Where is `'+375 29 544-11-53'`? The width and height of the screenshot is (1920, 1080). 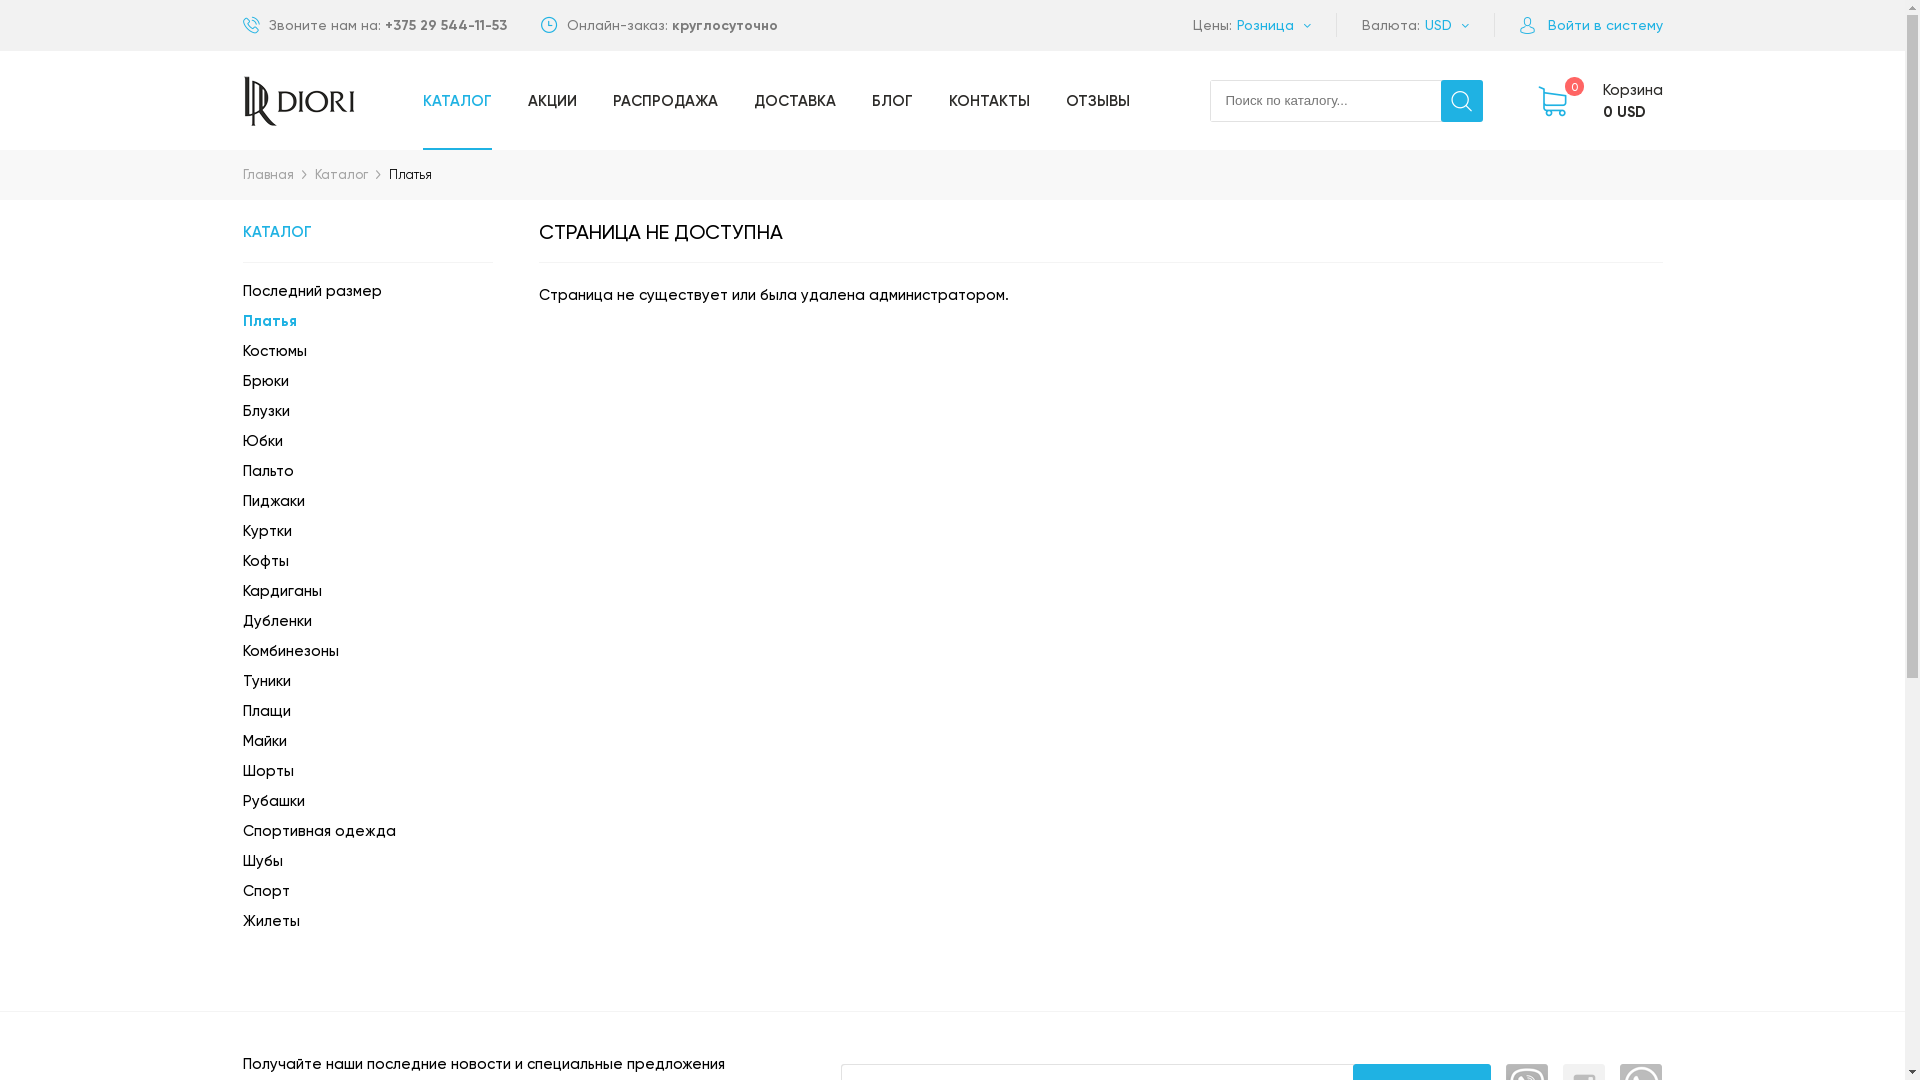 '+375 29 544-11-53' is located at coordinates (384, 25).